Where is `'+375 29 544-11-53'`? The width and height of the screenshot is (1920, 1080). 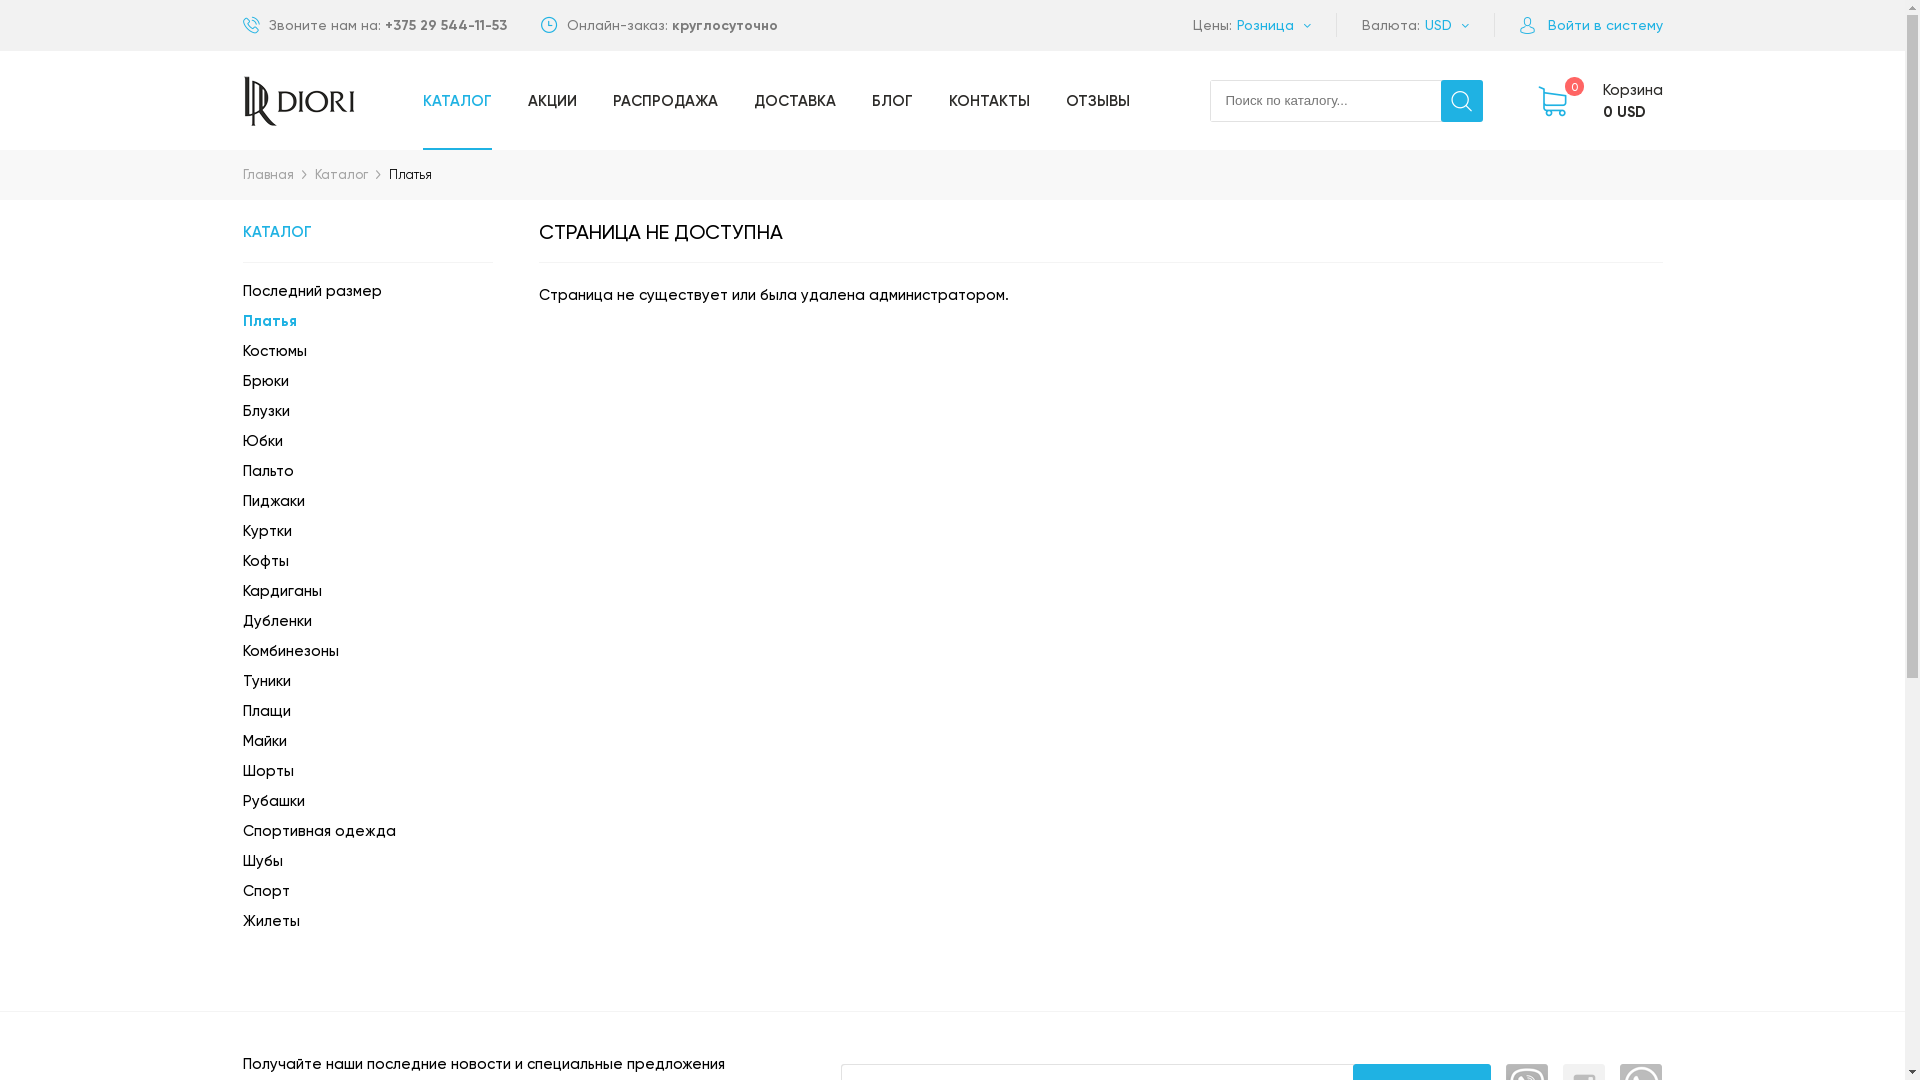 '+375 29 544-11-53' is located at coordinates (384, 25).